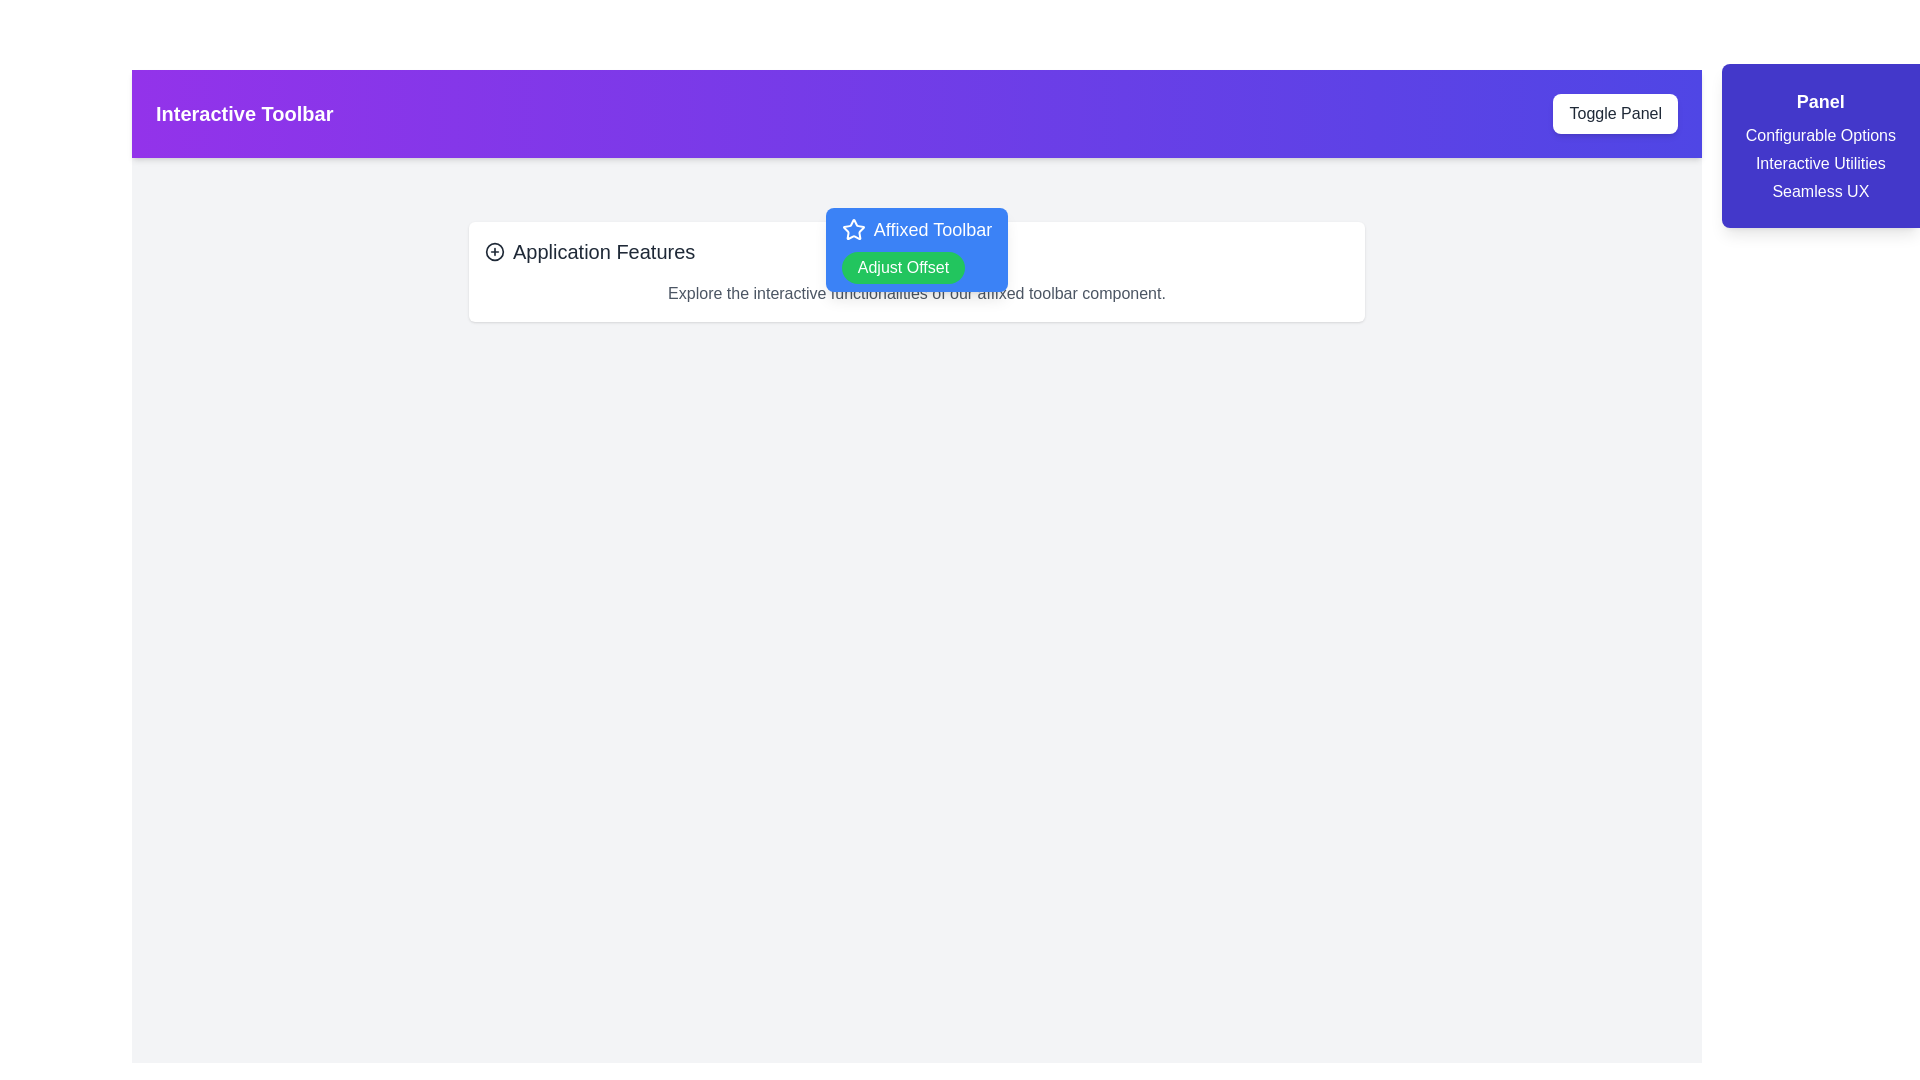 The image size is (1920, 1080). What do you see at coordinates (1615, 114) in the screenshot?
I see `the 'Toggle Panel' button, which is a rectangular button with a white background and black text, located at the top-right corner of the toolbar` at bounding box center [1615, 114].